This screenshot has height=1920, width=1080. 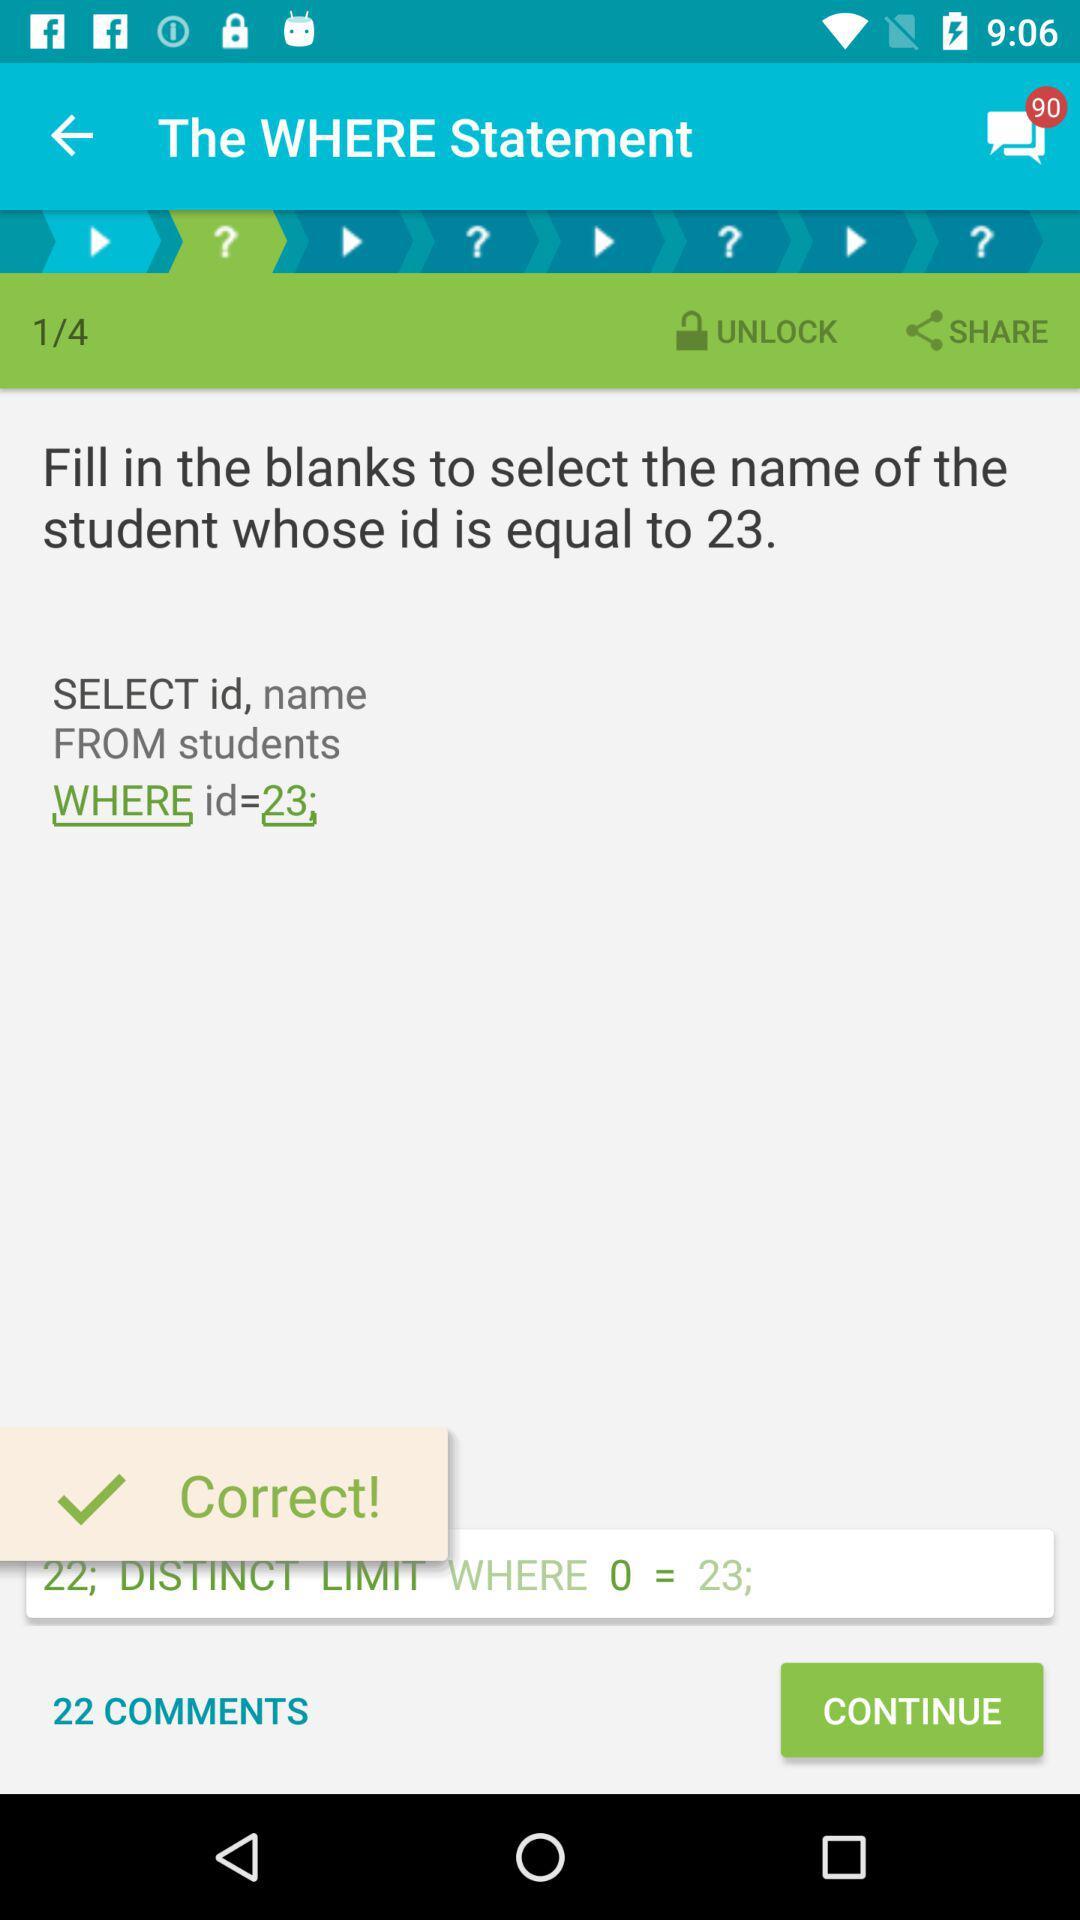 I want to click on item next to the where statement item, so click(x=72, y=135).